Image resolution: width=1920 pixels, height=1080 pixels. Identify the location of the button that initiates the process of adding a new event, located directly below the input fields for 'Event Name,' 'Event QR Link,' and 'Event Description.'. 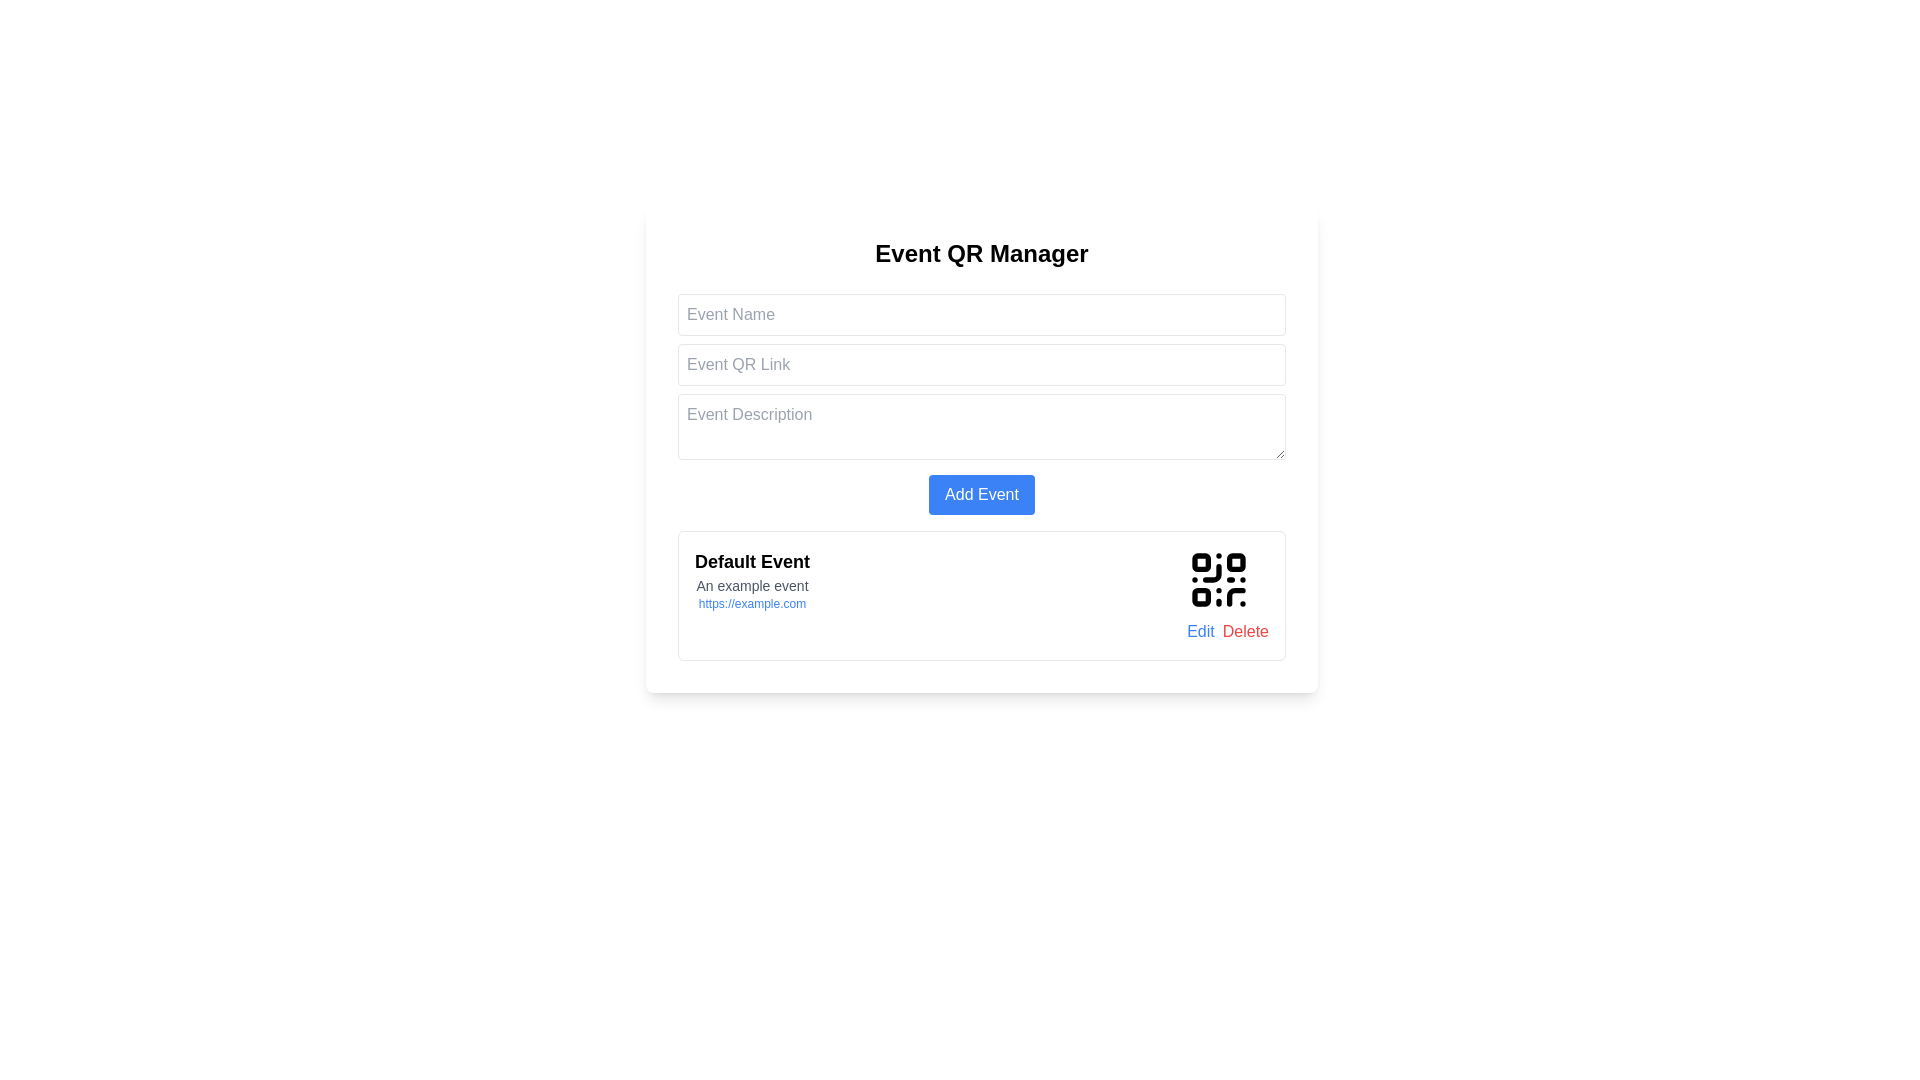
(982, 494).